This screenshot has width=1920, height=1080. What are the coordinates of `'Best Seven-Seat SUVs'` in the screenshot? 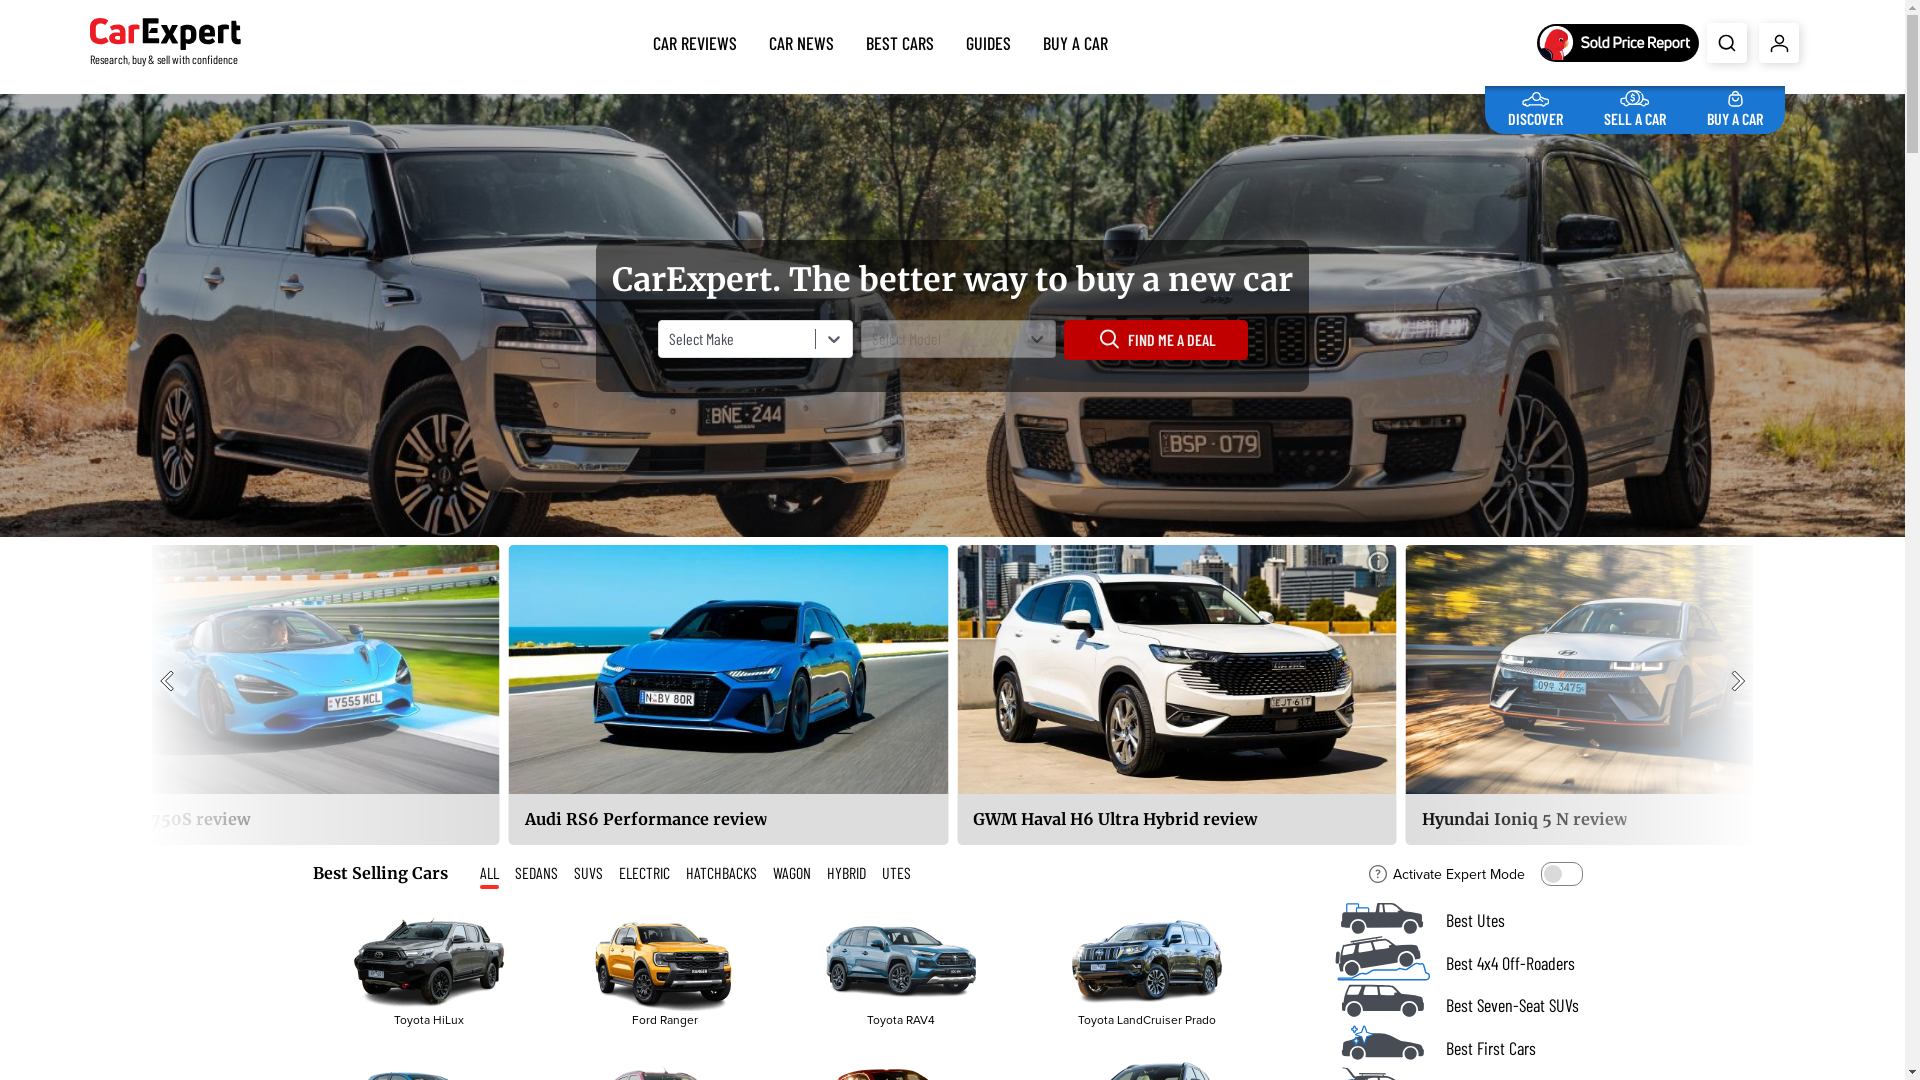 It's located at (1462, 1005).